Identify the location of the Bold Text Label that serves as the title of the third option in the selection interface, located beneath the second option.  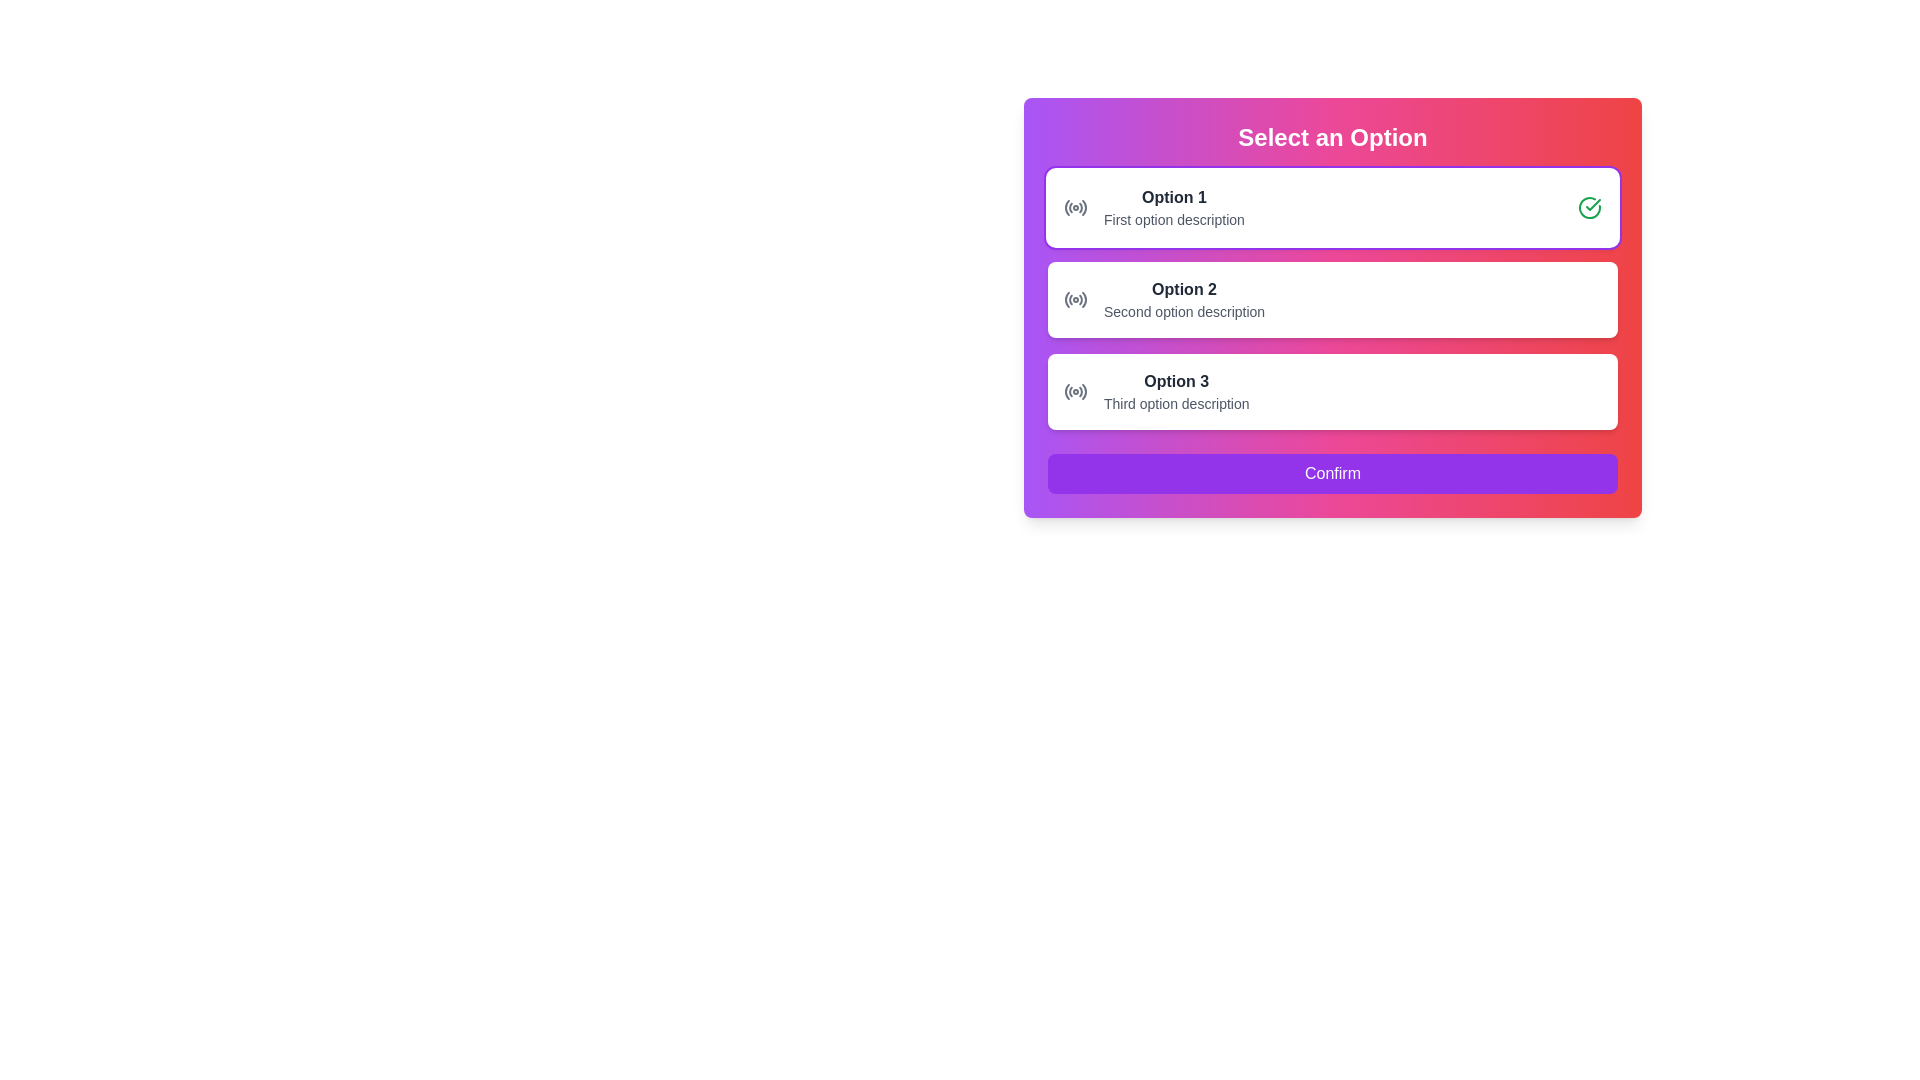
(1176, 381).